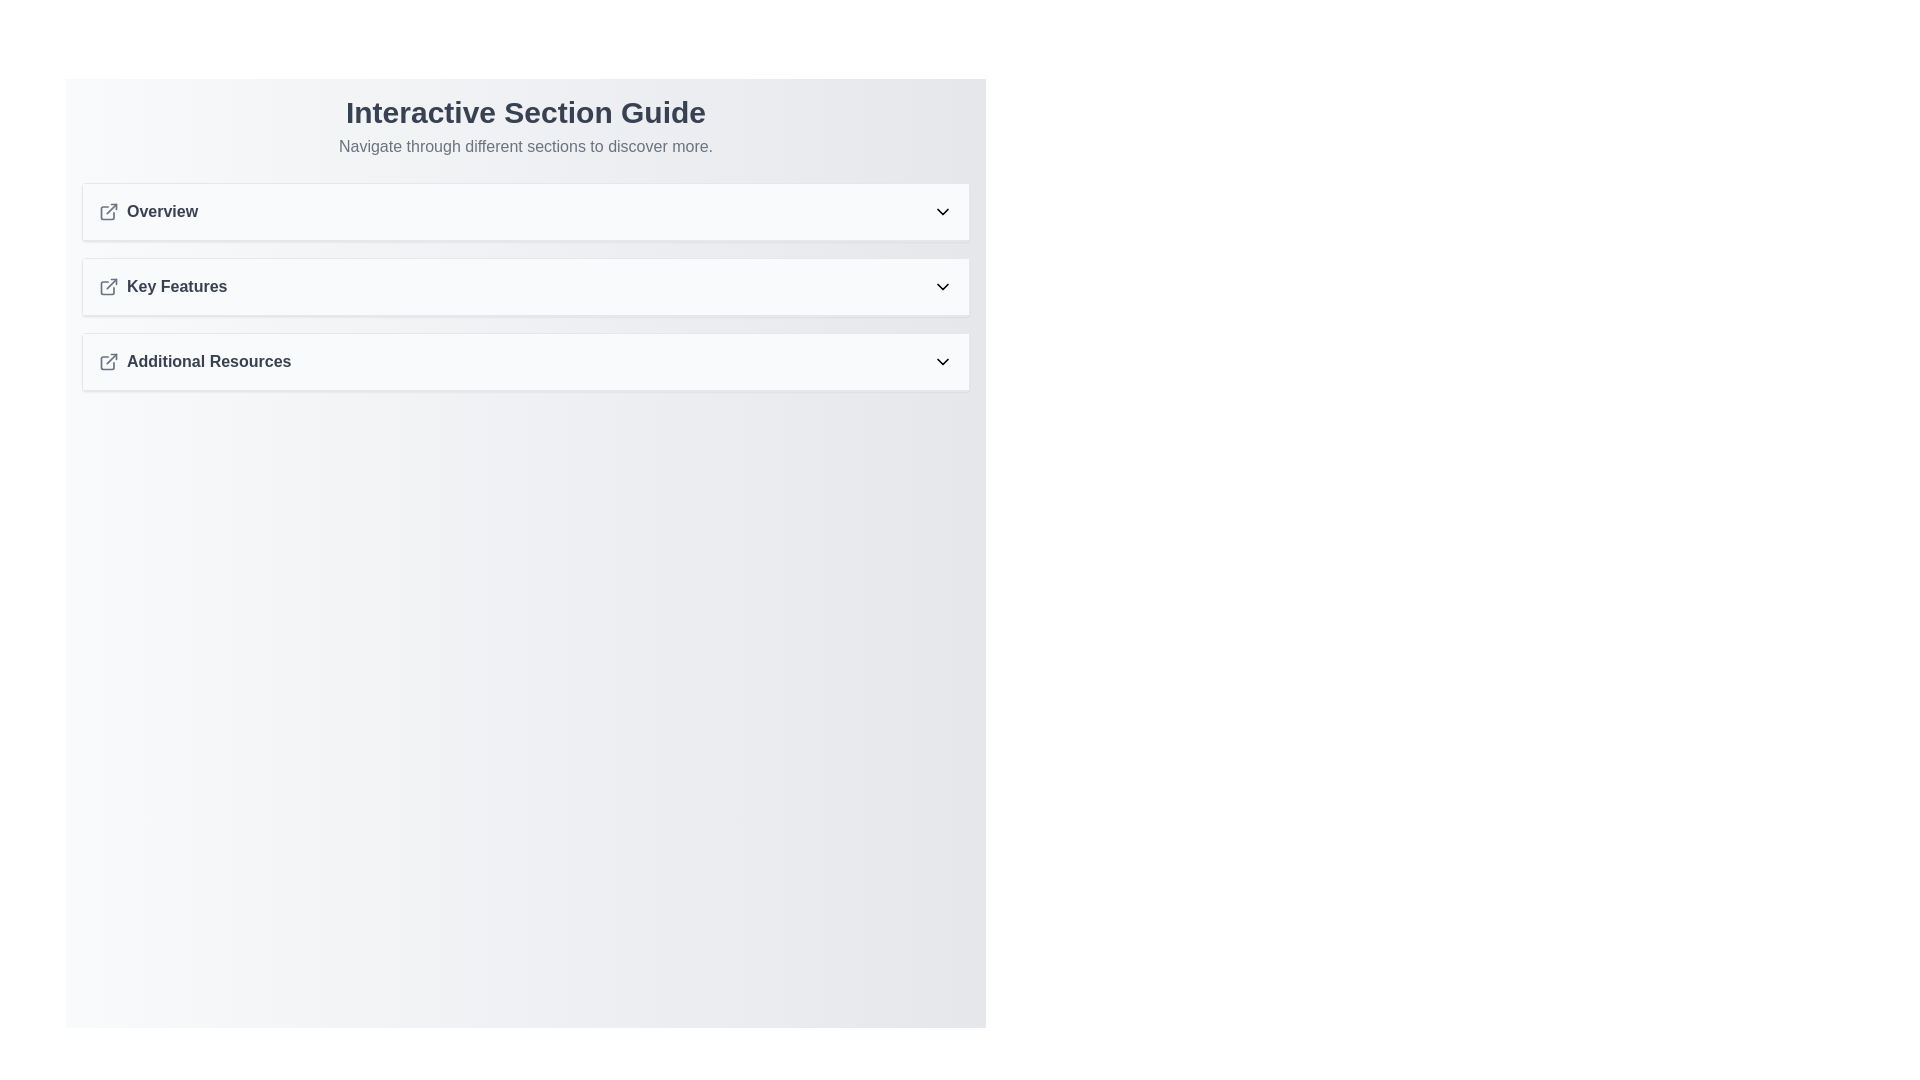 This screenshot has height=1080, width=1920. I want to click on the appearance of the 'Overview' icon, which is the first icon to the left of the text 'Overview' in a vertically stacked list, so click(108, 212).